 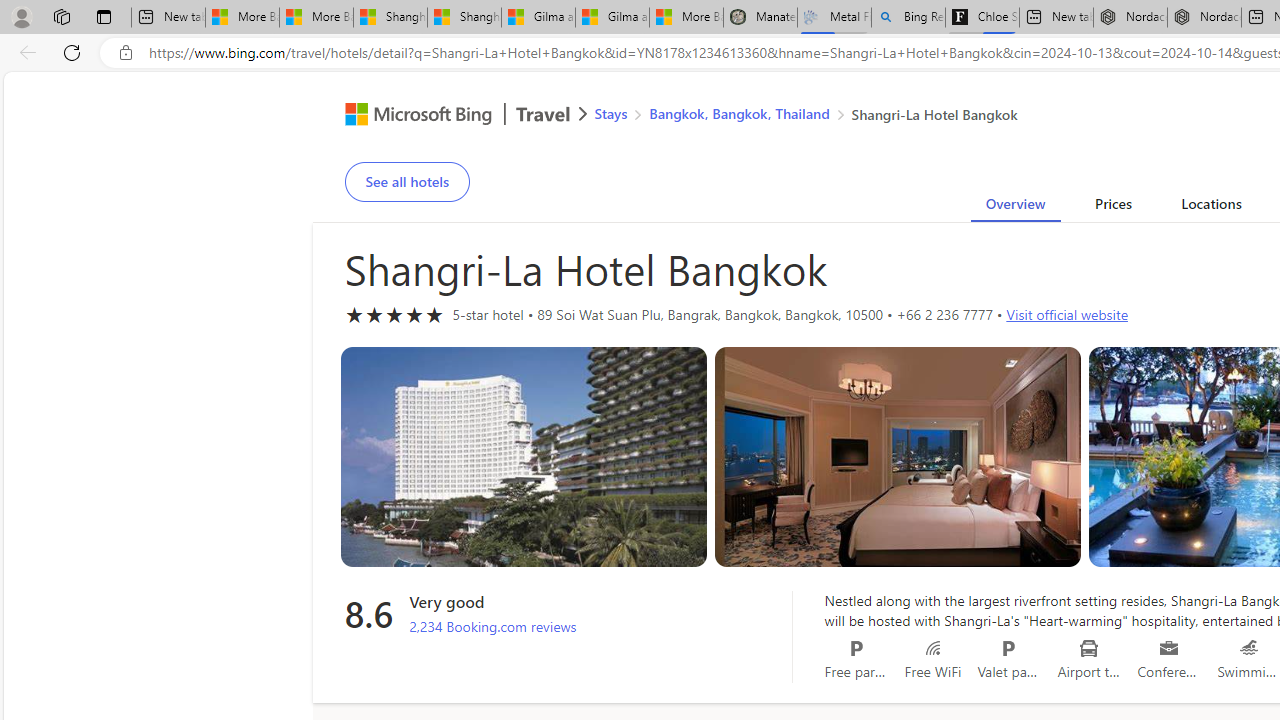 What do you see at coordinates (982, 17) in the screenshot?
I see `'Chloe Sorvino'` at bounding box center [982, 17].